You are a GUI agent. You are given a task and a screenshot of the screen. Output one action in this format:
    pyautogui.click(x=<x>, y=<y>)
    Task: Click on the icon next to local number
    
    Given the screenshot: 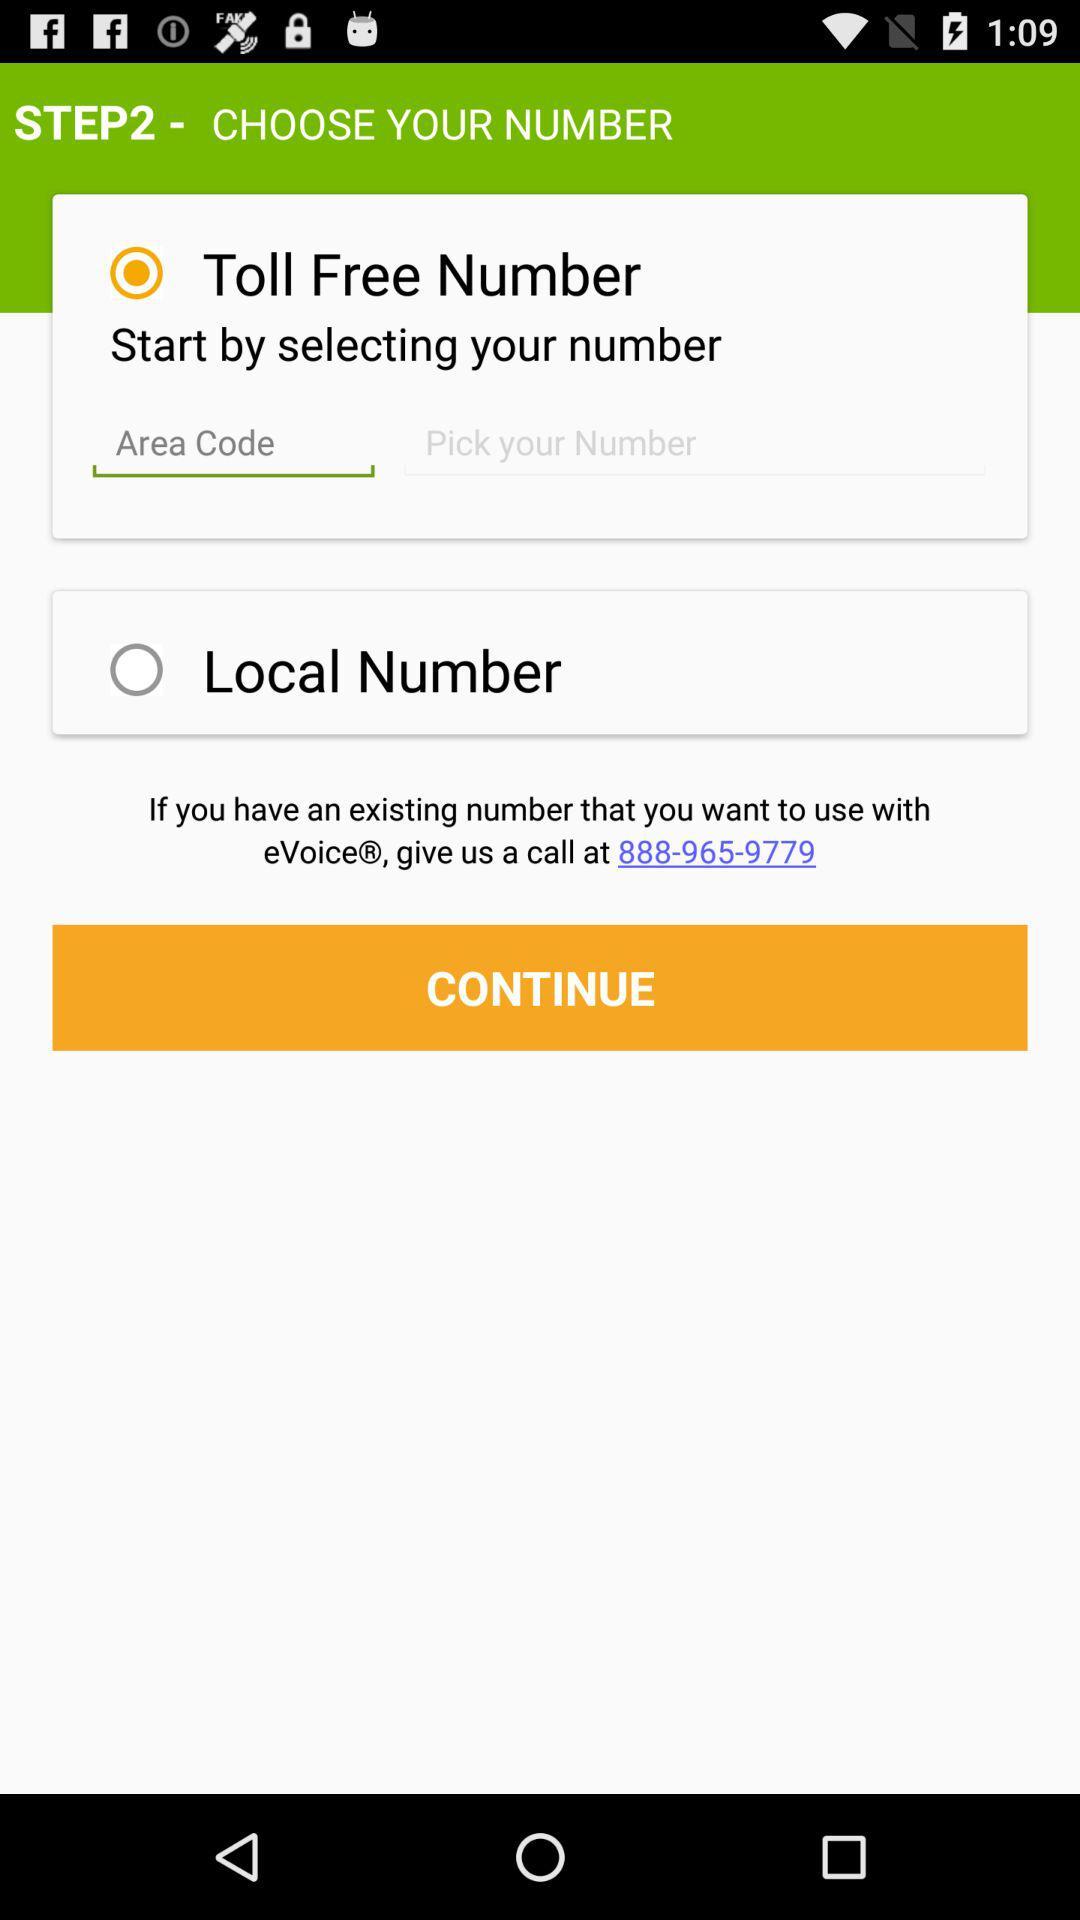 What is the action you would take?
    pyautogui.click(x=135, y=669)
    